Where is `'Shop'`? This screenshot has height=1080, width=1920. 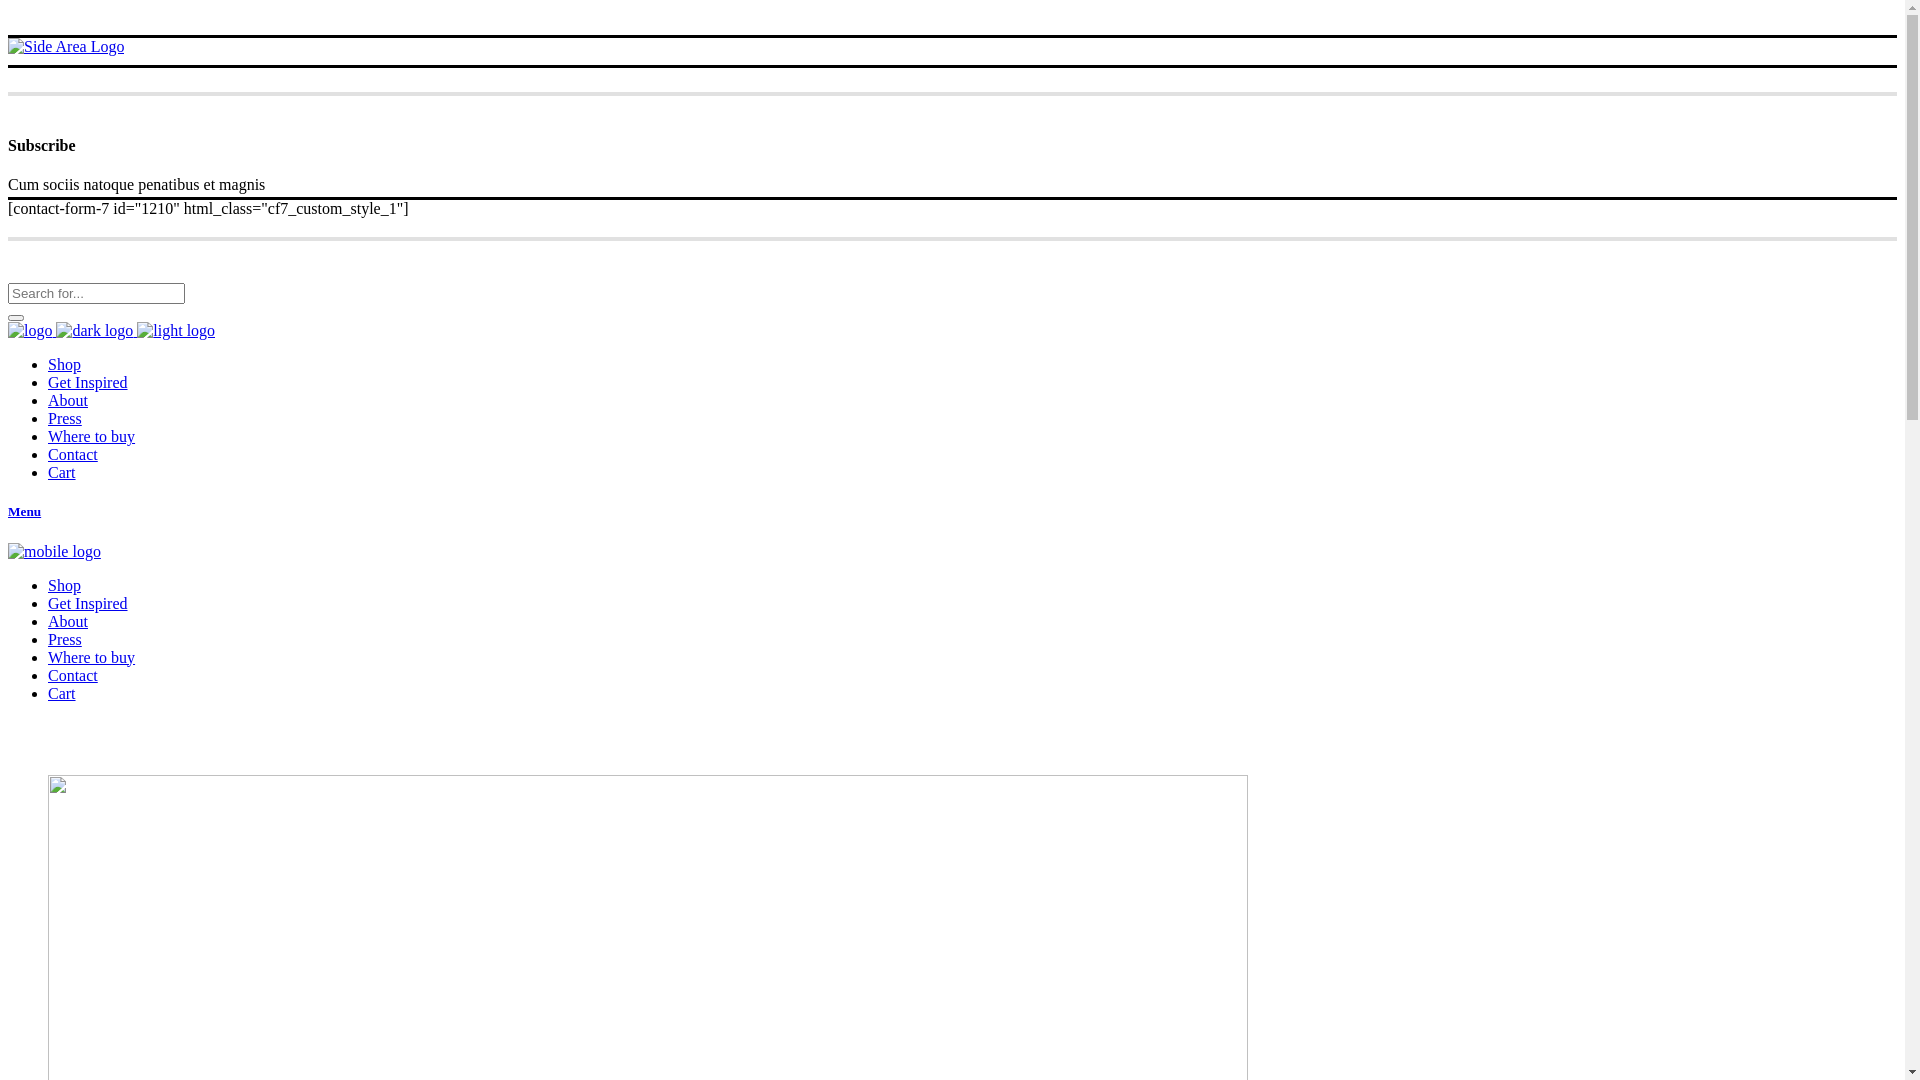
'Shop' is located at coordinates (64, 364).